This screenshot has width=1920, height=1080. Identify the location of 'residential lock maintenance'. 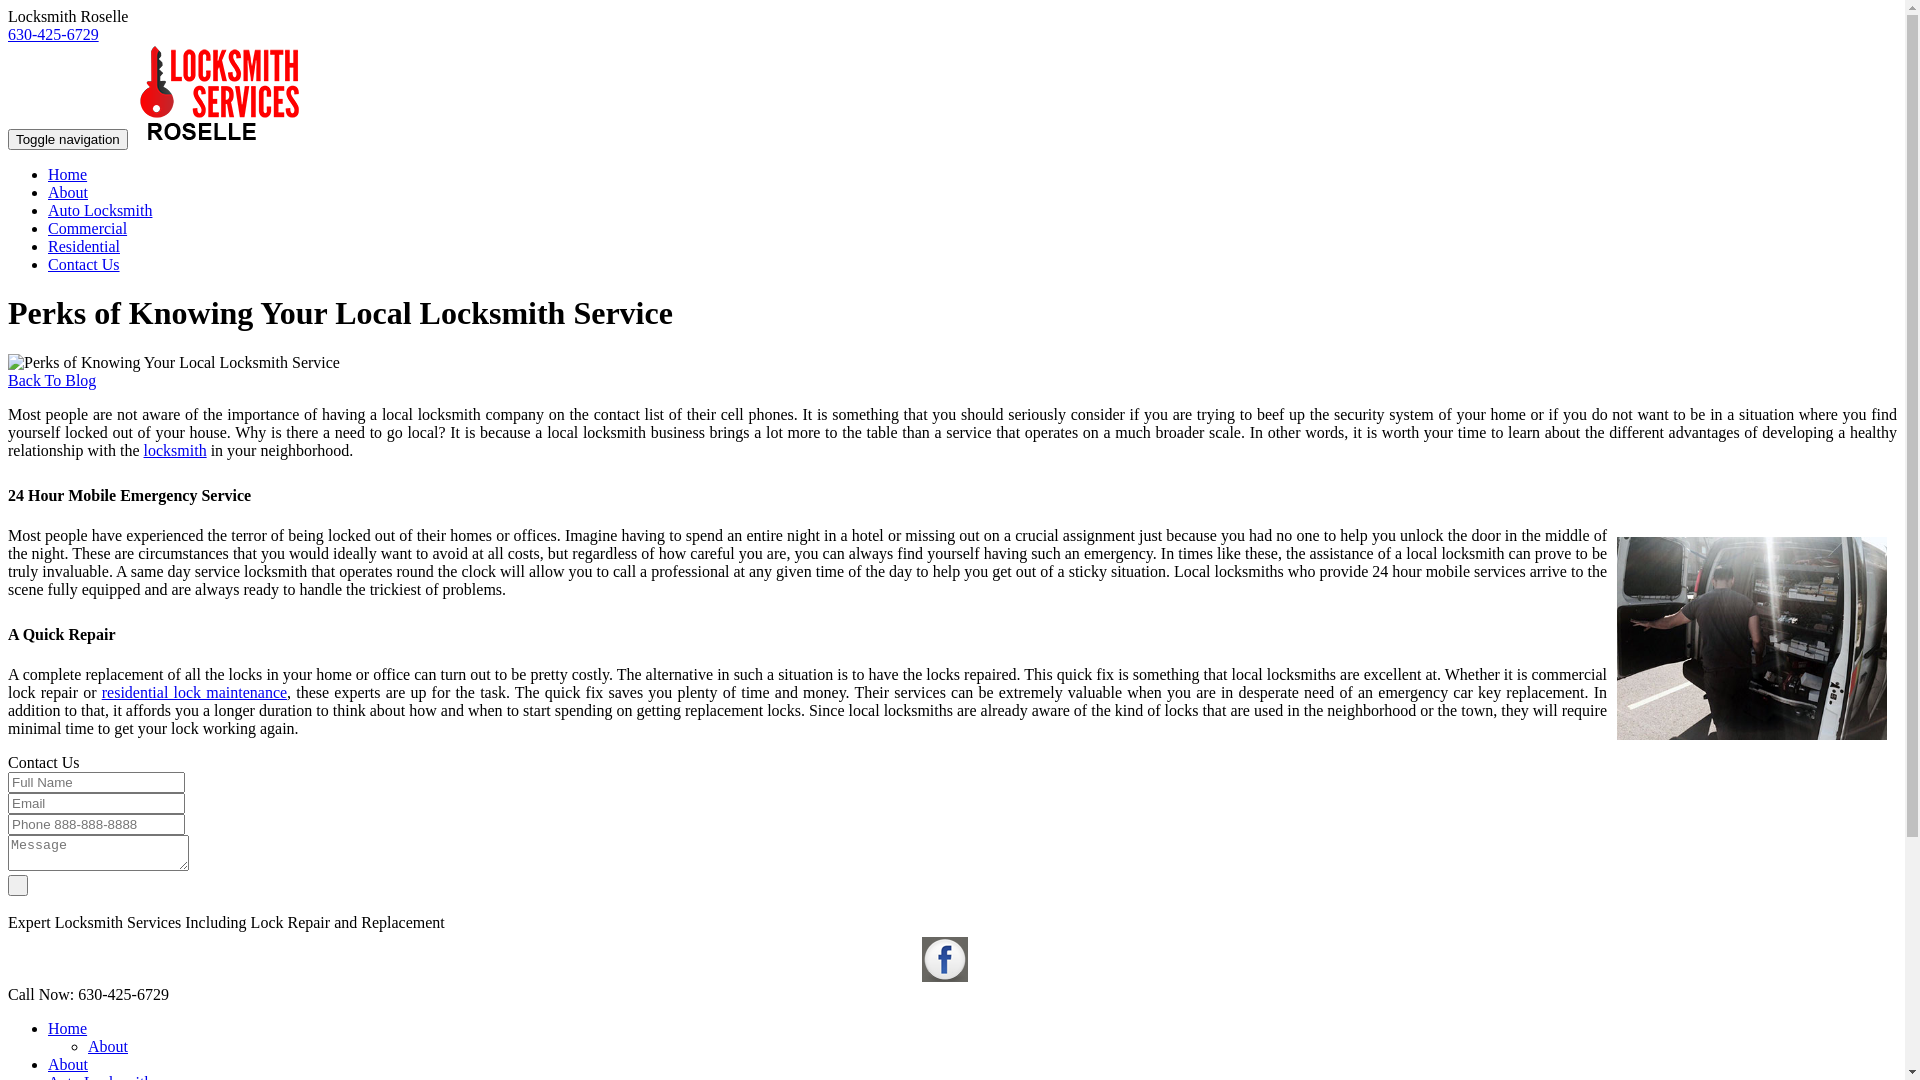
(194, 691).